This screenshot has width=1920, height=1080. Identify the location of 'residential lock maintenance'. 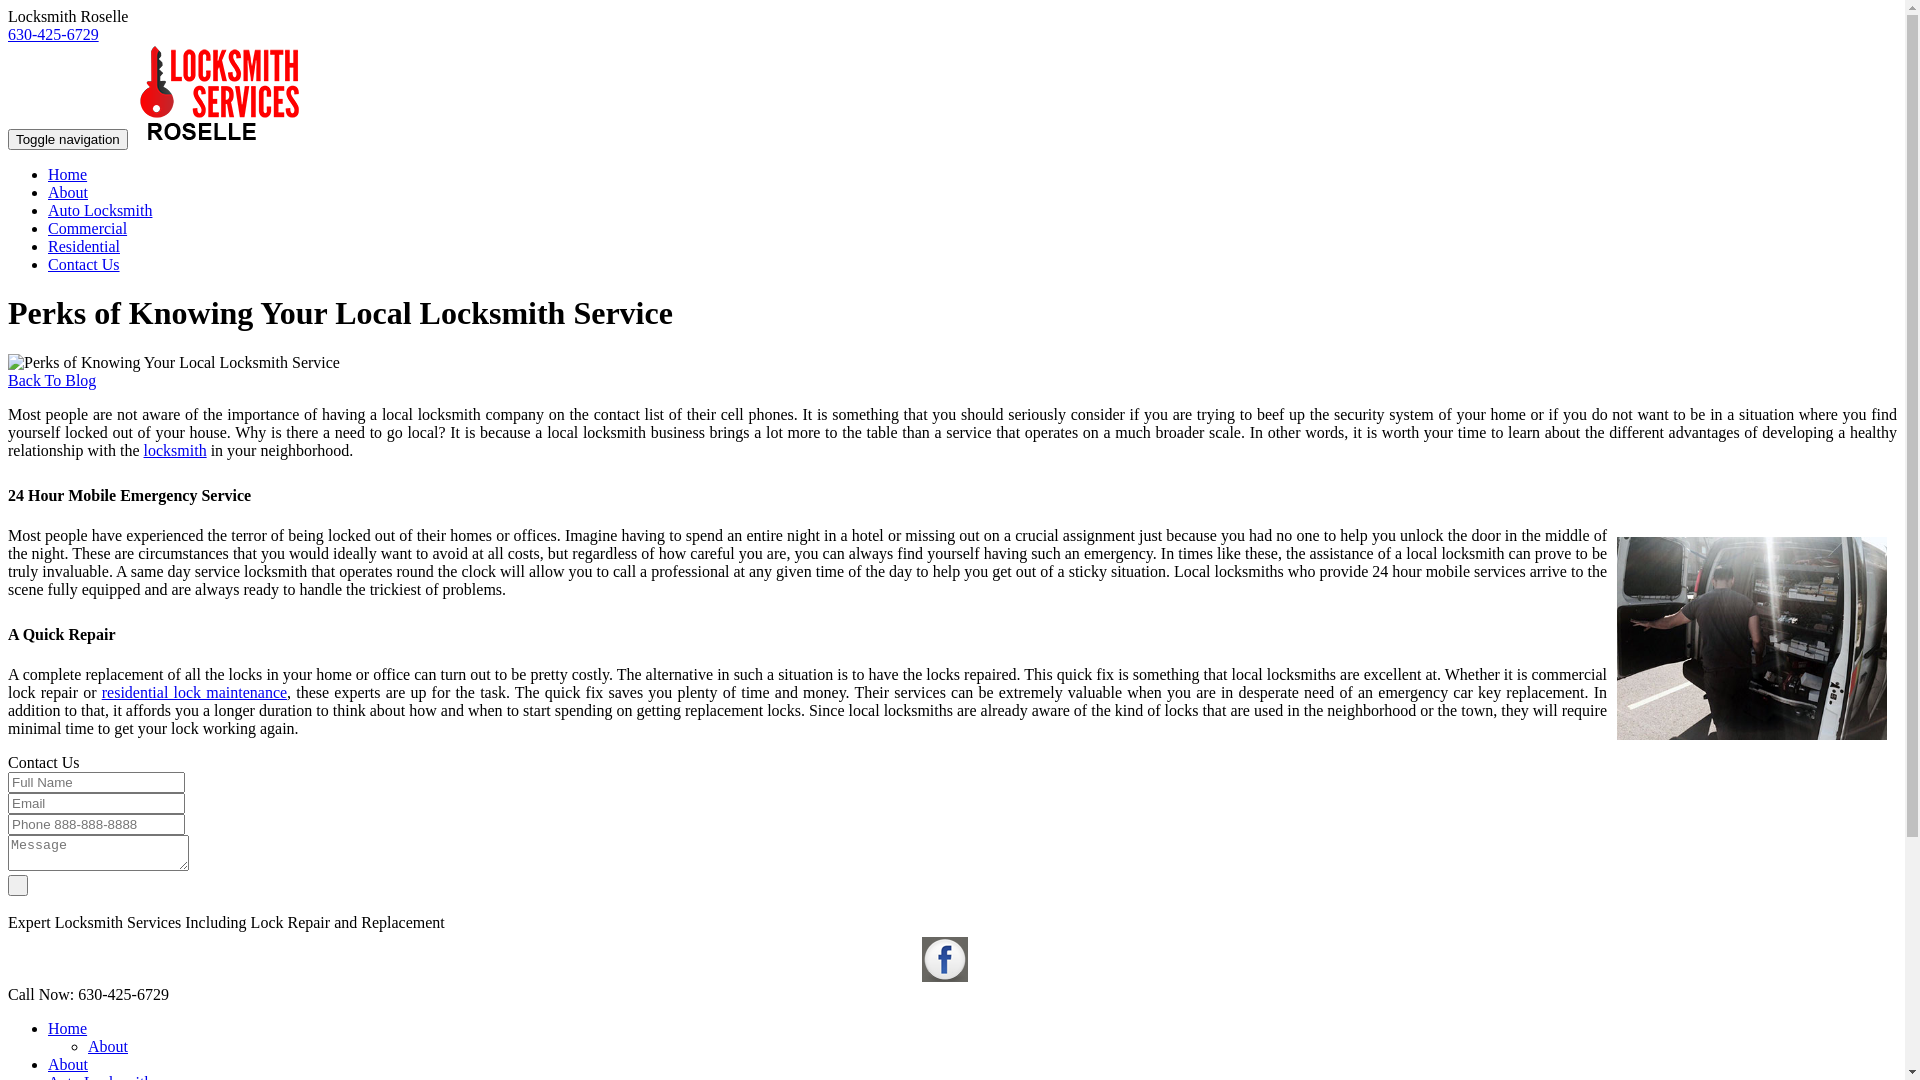
(194, 691).